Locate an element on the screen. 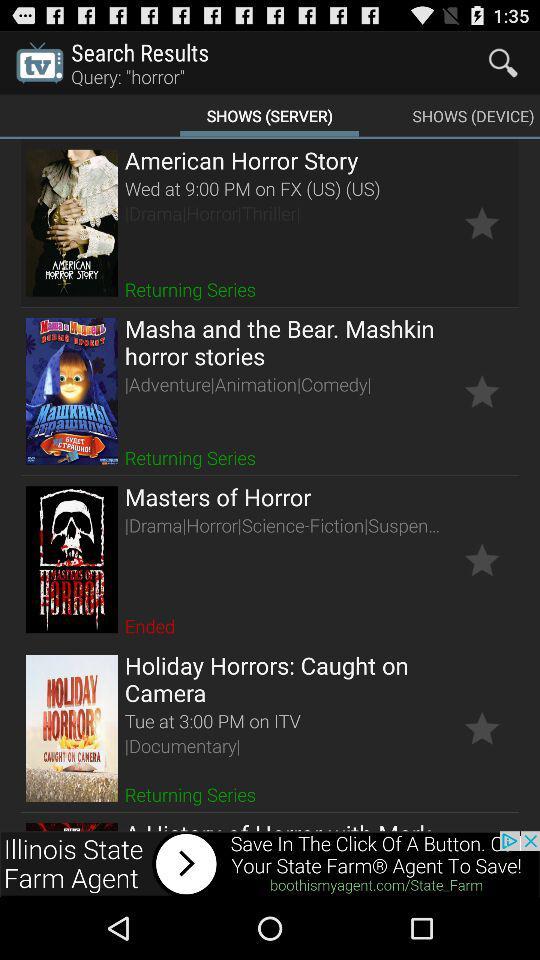 Image resolution: width=540 pixels, height=960 pixels. to favorite is located at coordinates (481, 390).